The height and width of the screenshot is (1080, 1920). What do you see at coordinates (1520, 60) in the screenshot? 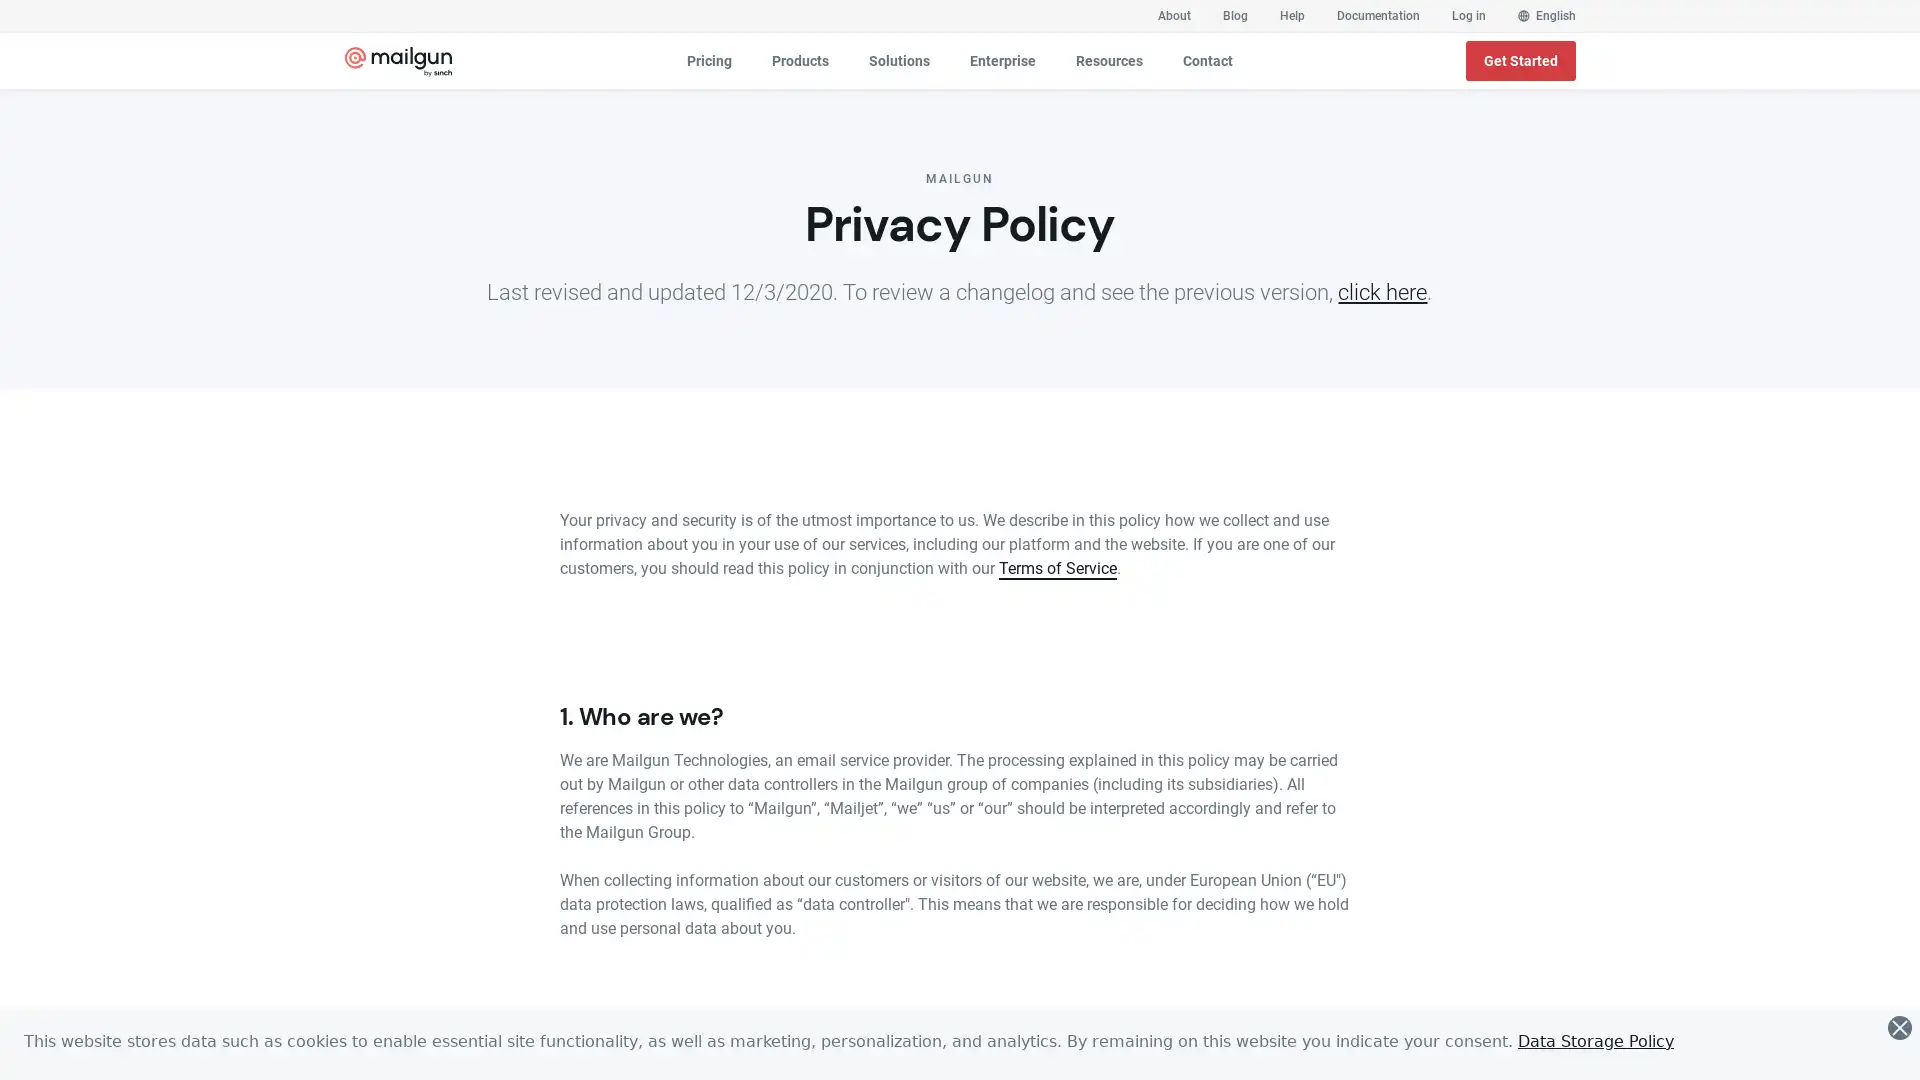
I see `Get Started` at bounding box center [1520, 60].